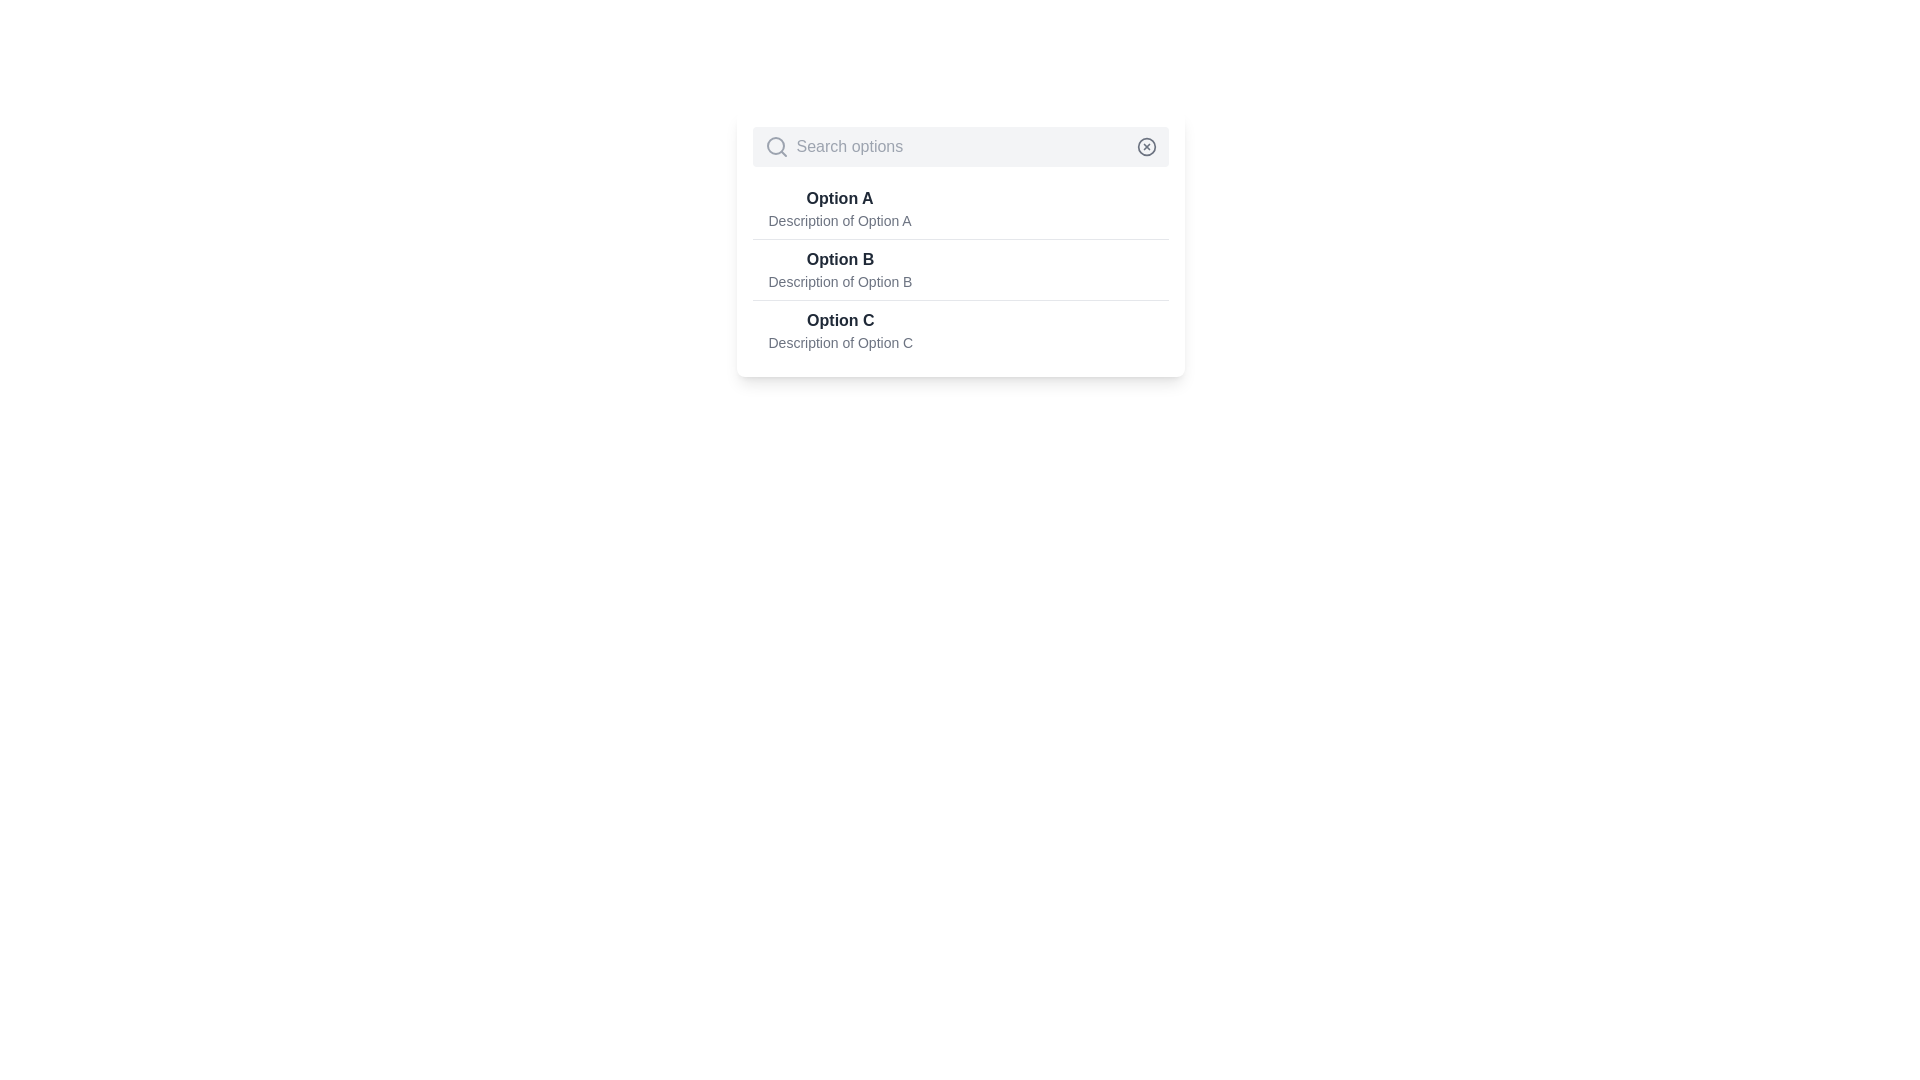  What do you see at coordinates (774, 145) in the screenshot?
I see `the SVG circle element representing the lens of the magnifying glass icon located at the upper-left part of the search bar interface` at bounding box center [774, 145].